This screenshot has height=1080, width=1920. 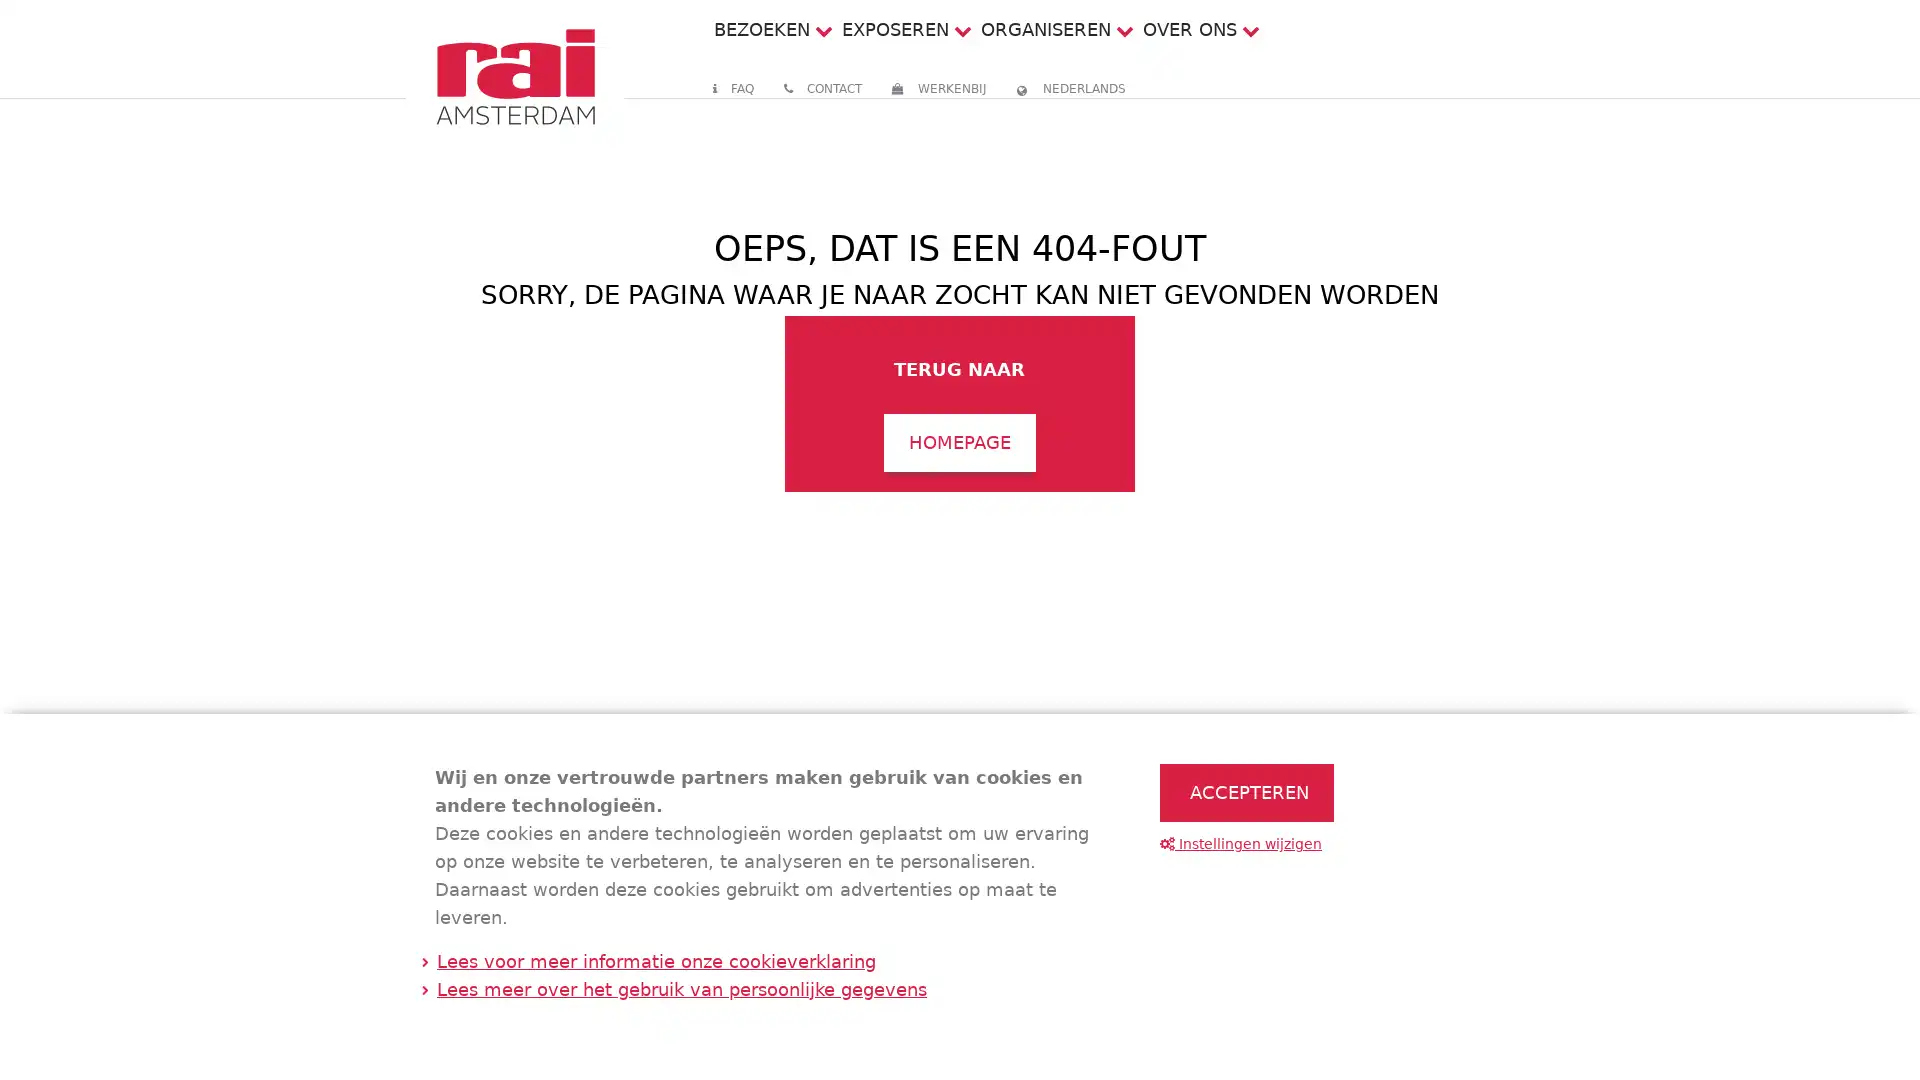 I want to click on OVER ONS, so click(x=1189, y=29).